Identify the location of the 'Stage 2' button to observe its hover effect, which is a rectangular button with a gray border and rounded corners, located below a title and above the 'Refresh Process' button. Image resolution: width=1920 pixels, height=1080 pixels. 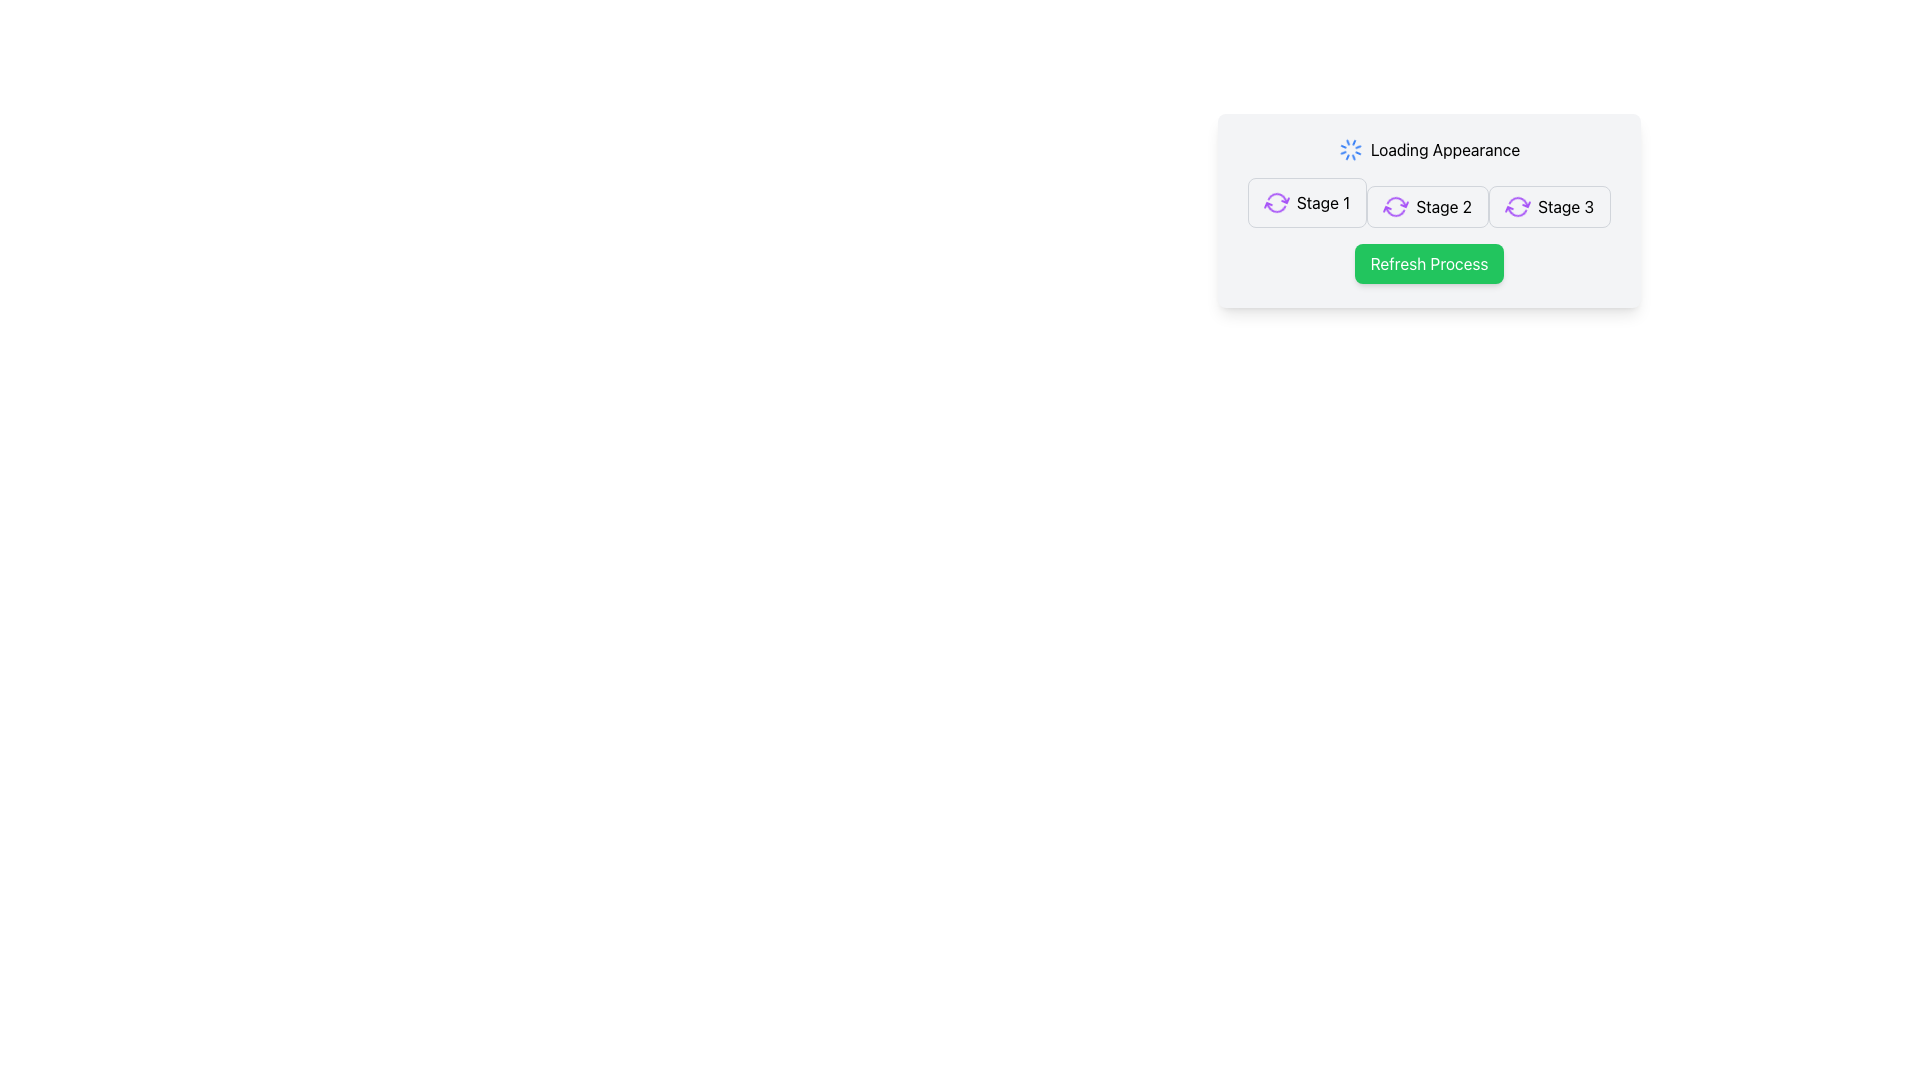
(1427, 207).